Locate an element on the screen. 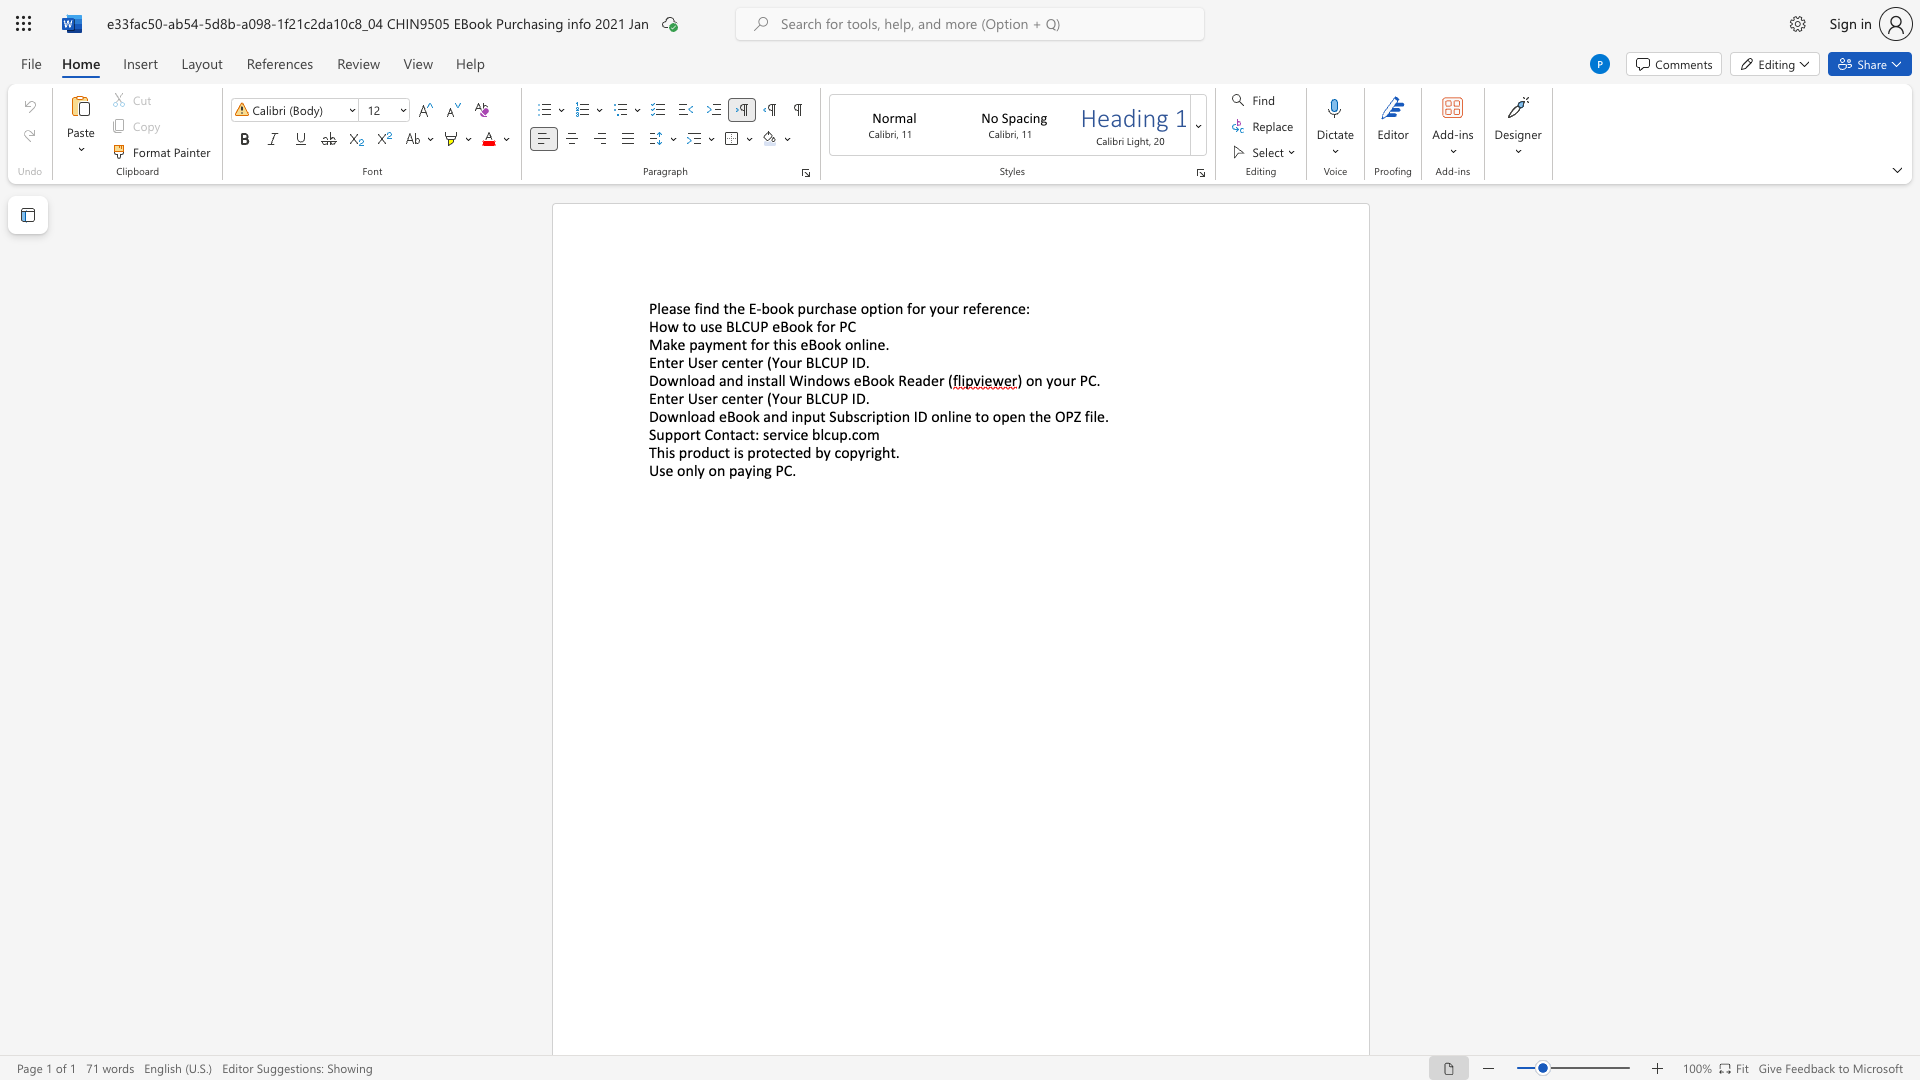 The image size is (1920, 1080). the subset text "d eBook and input Subscription ID online to open the OPZ file" within the text "Download eBook and input Subscription ID online to open the OPZ file." is located at coordinates (706, 415).